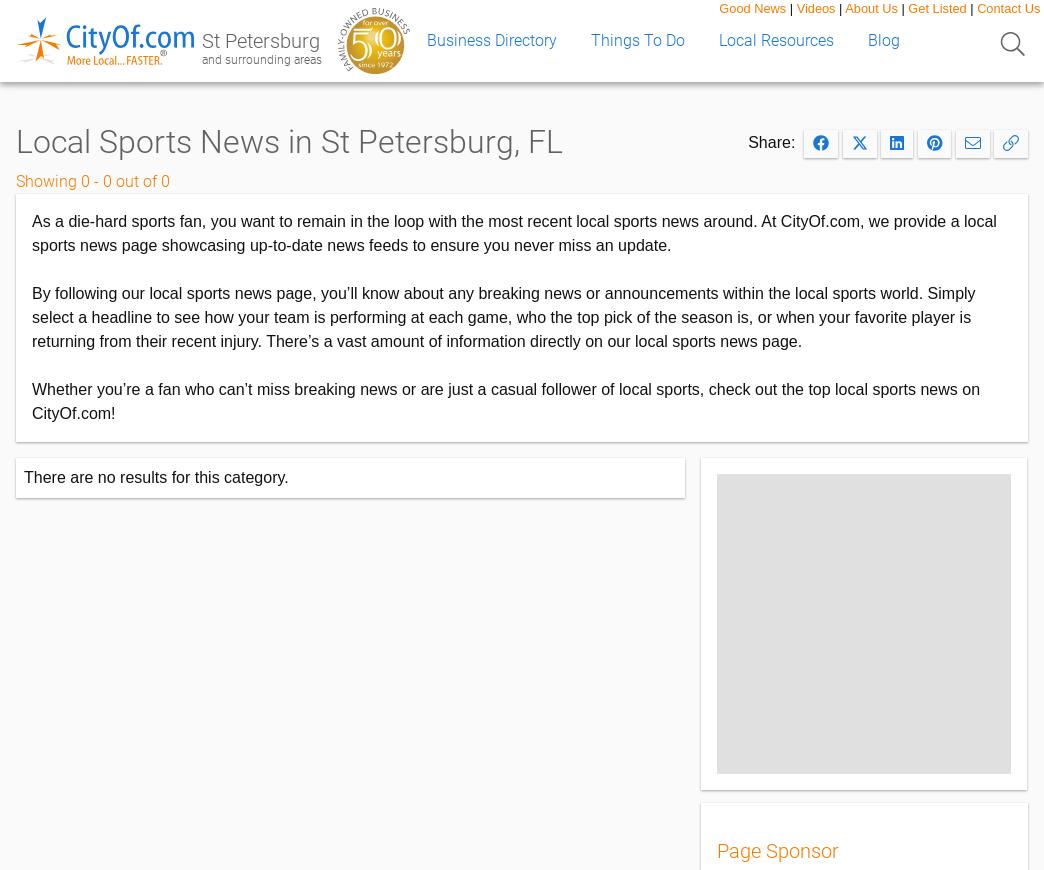 The image size is (1044, 870). What do you see at coordinates (637, 39) in the screenshot?
I see `'Things To Do'` at bounding box center [637, 39].